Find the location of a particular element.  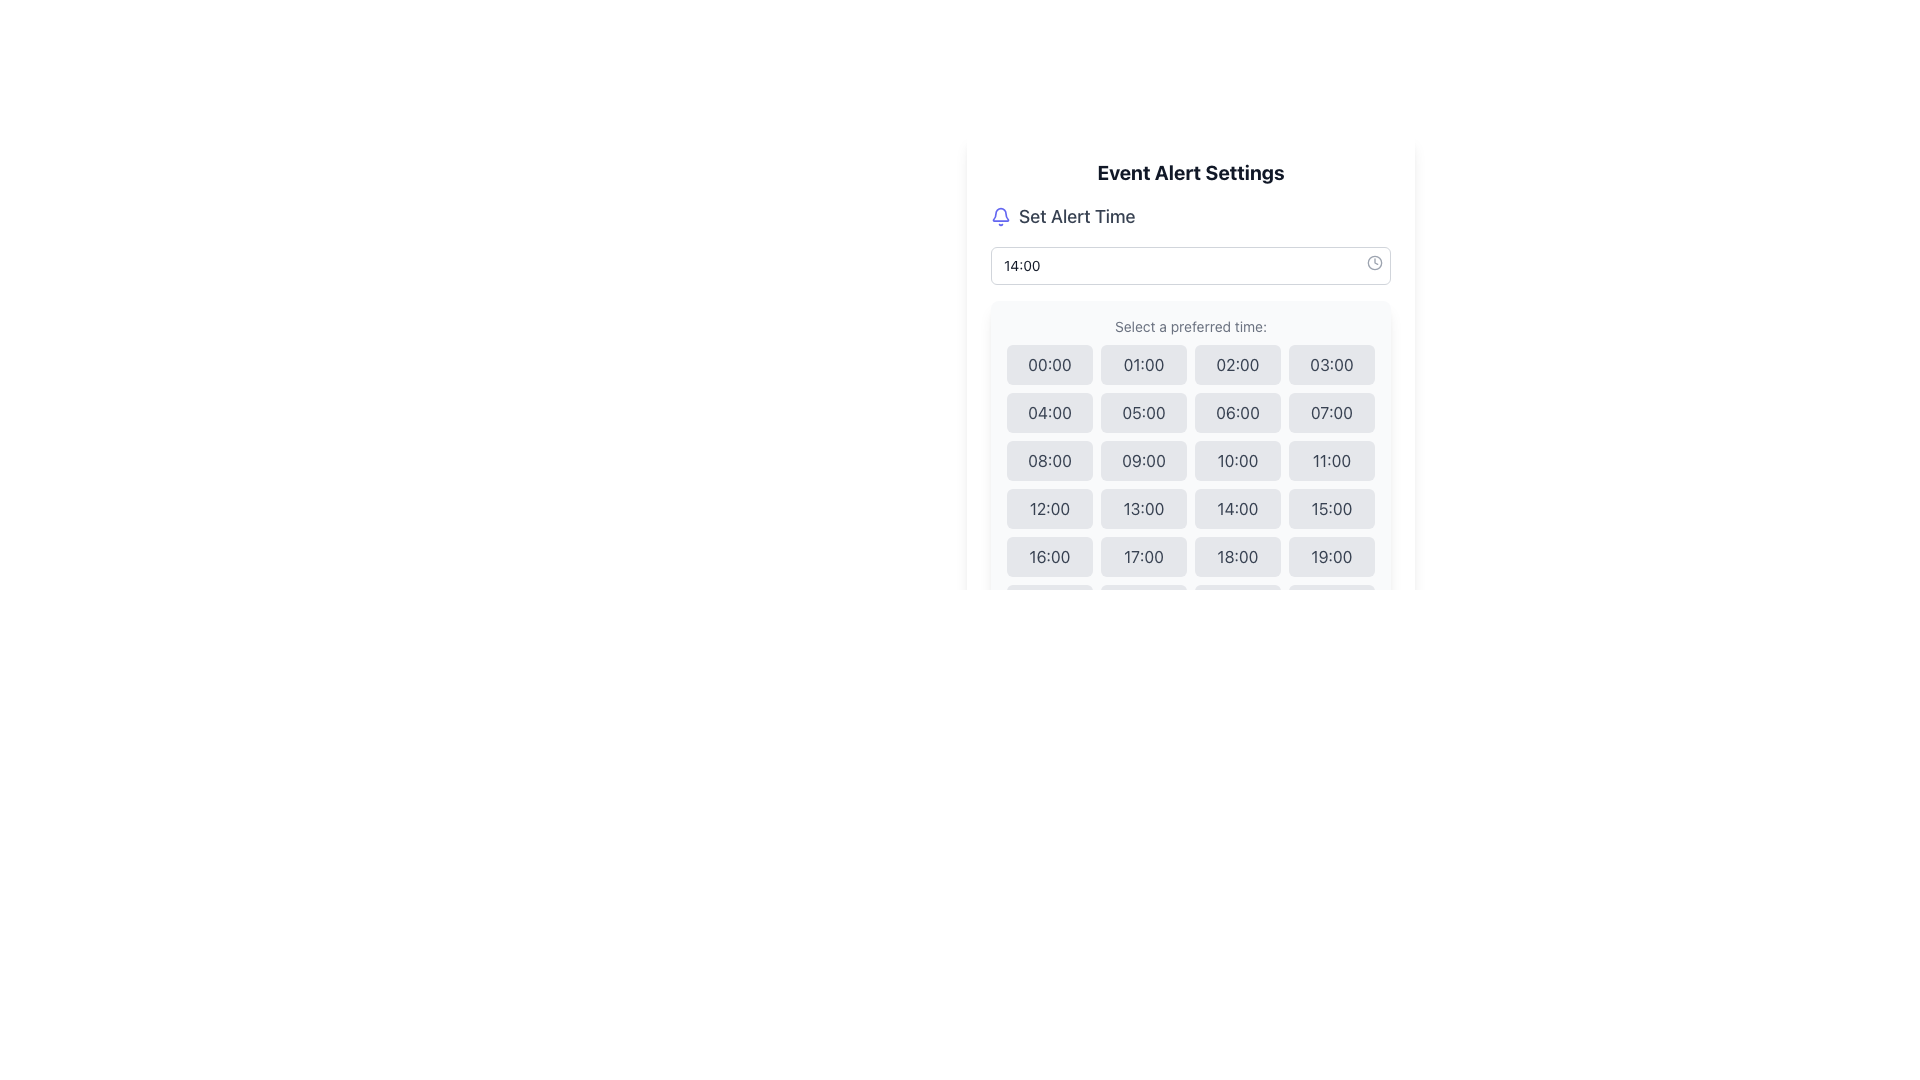

the button that allows users is located at coordinates (1331, 411).